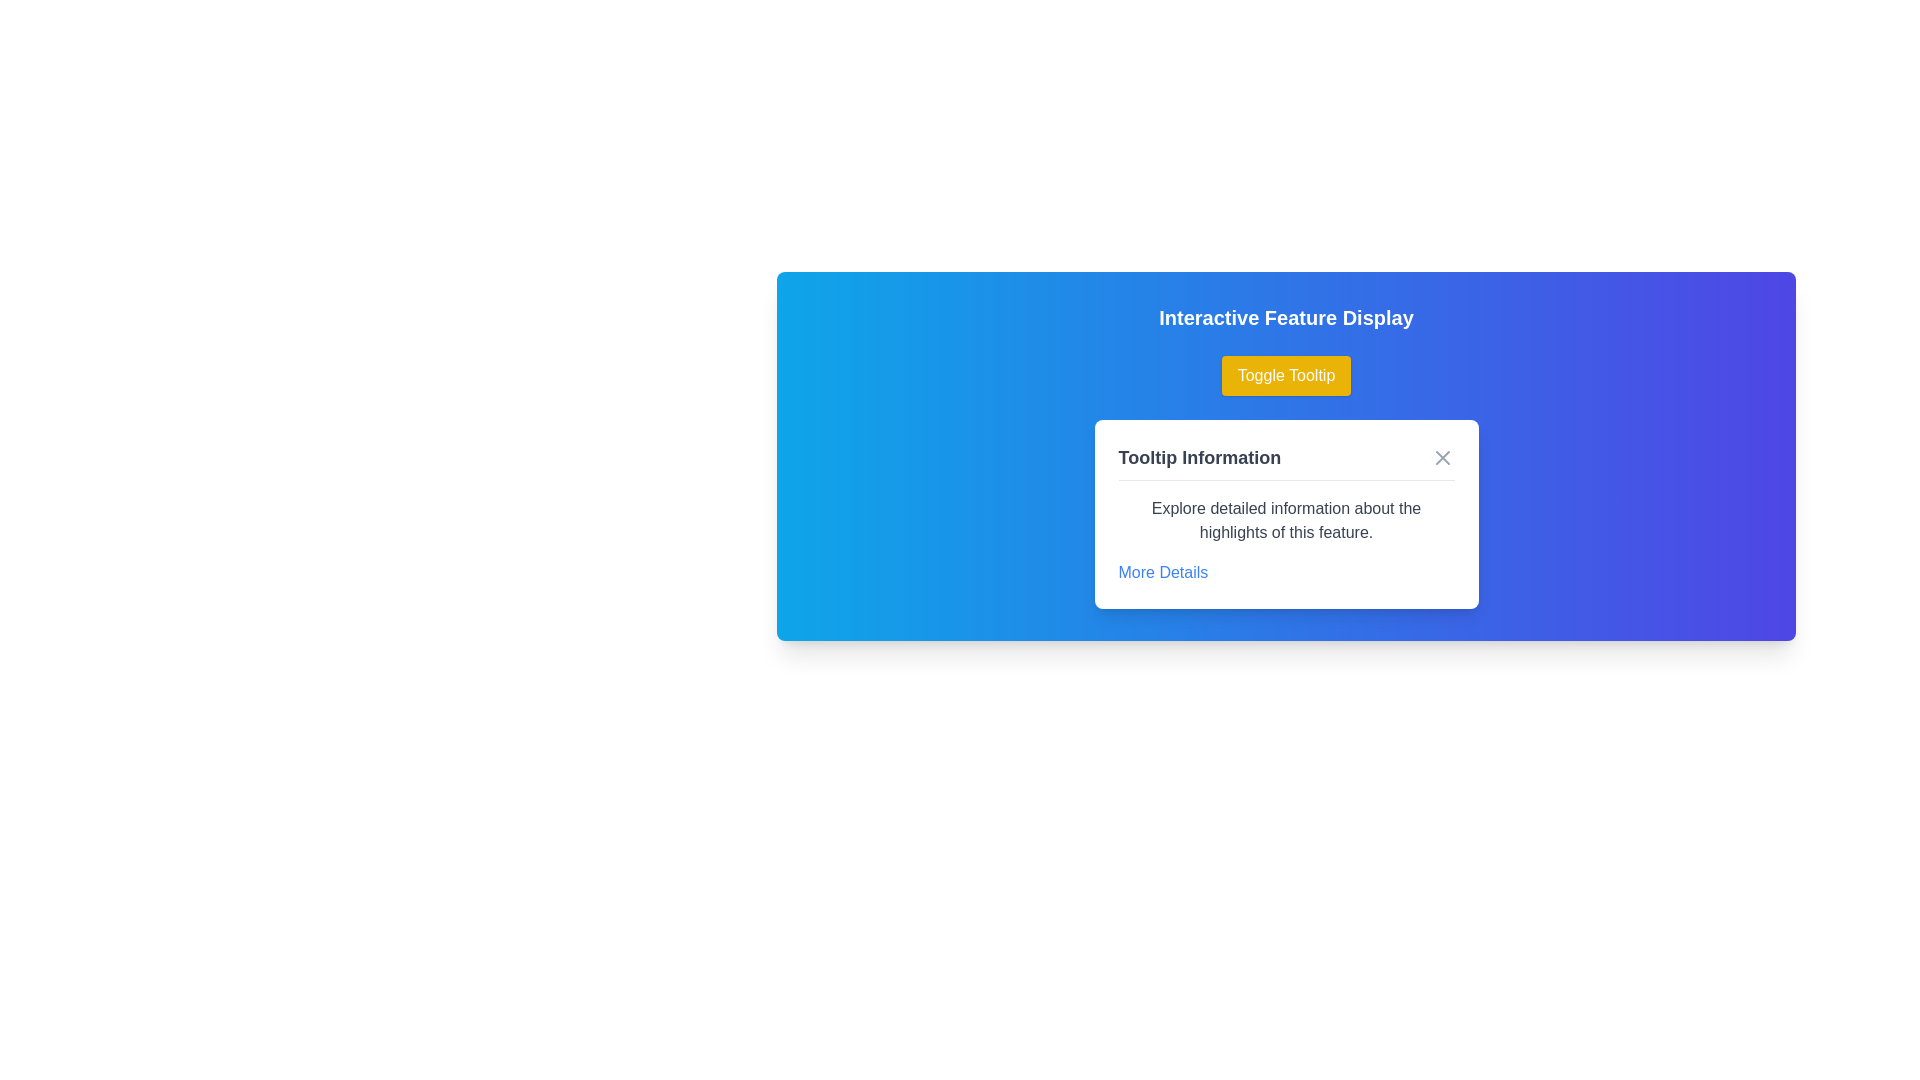 The width and height of the screenshot is (1920, 1080). I want to click on the diagonal cross component of the close button within the SVG icon located in the top-right corner of the tooltip box under the 'Toggle Tooltip' button, so click(1442, 458).